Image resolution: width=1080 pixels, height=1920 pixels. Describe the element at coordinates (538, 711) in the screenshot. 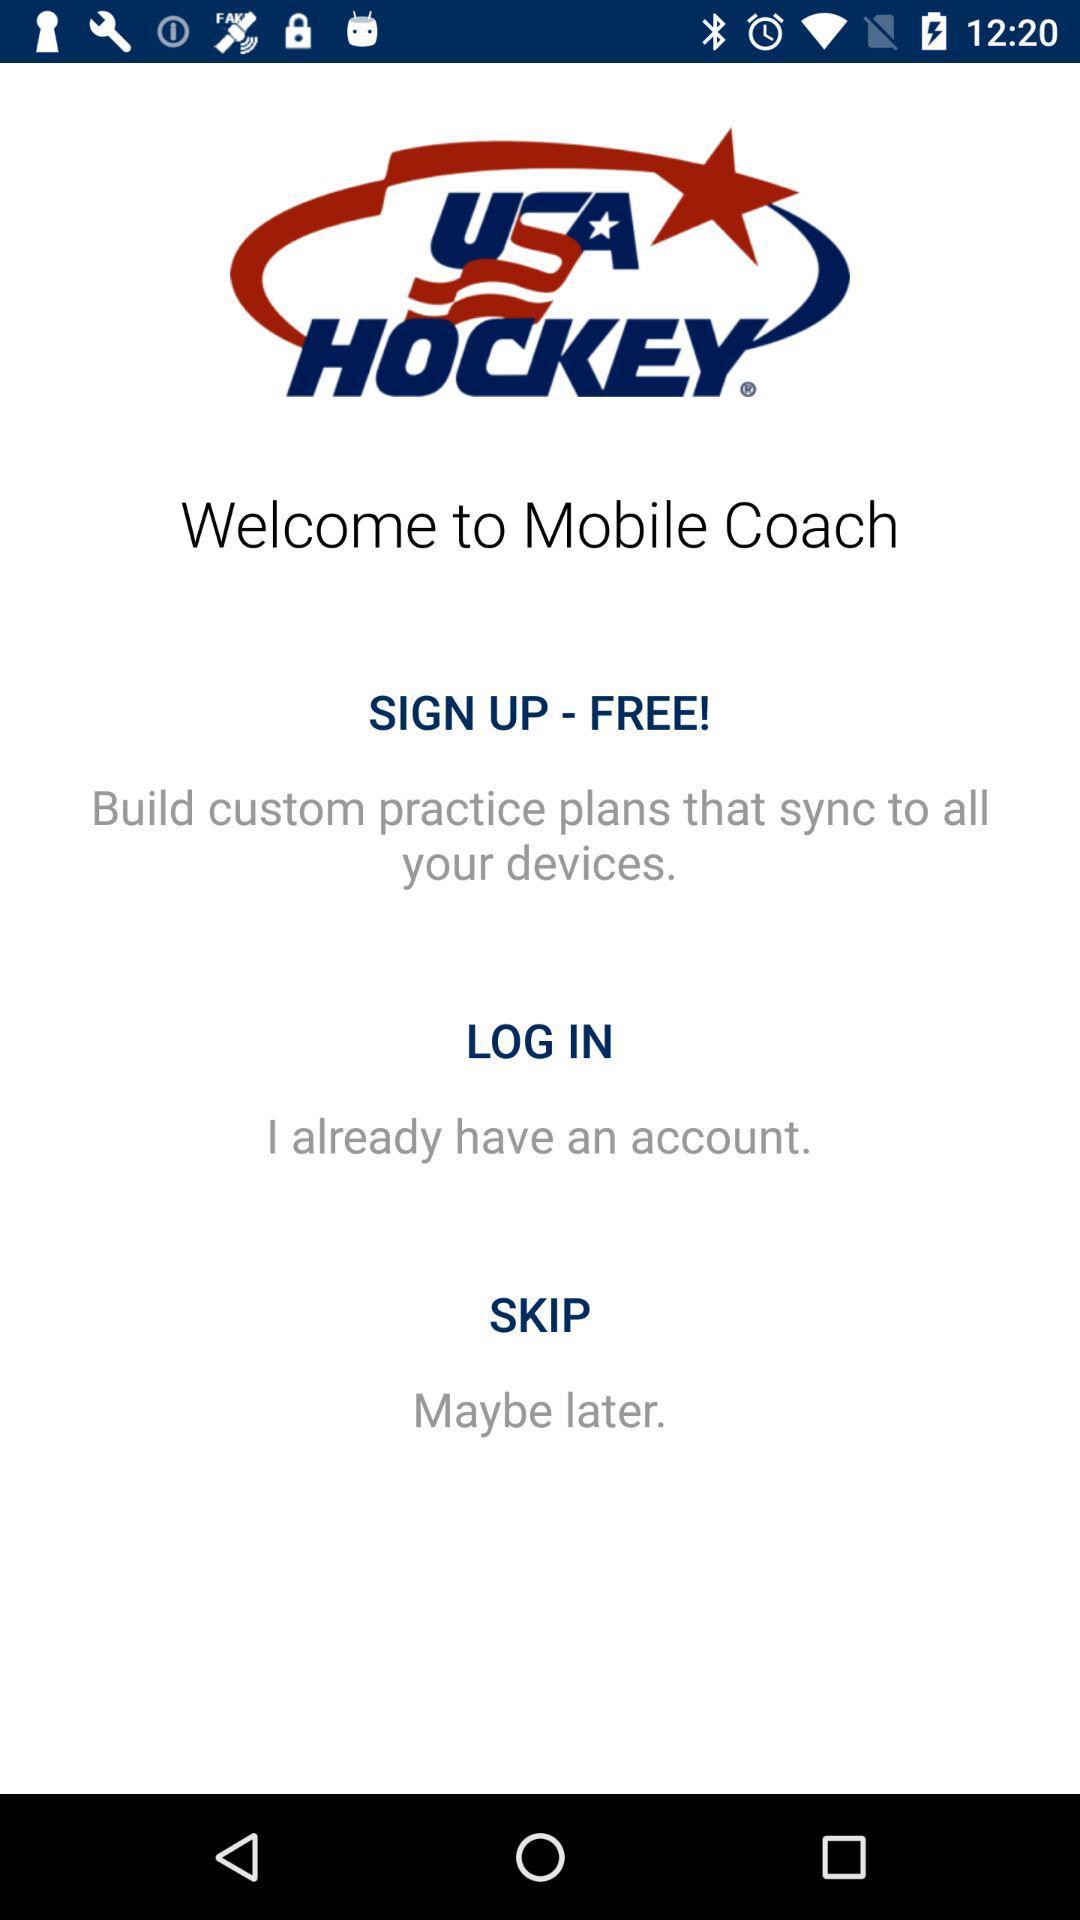

I see `icon above build custom practice` at that location.